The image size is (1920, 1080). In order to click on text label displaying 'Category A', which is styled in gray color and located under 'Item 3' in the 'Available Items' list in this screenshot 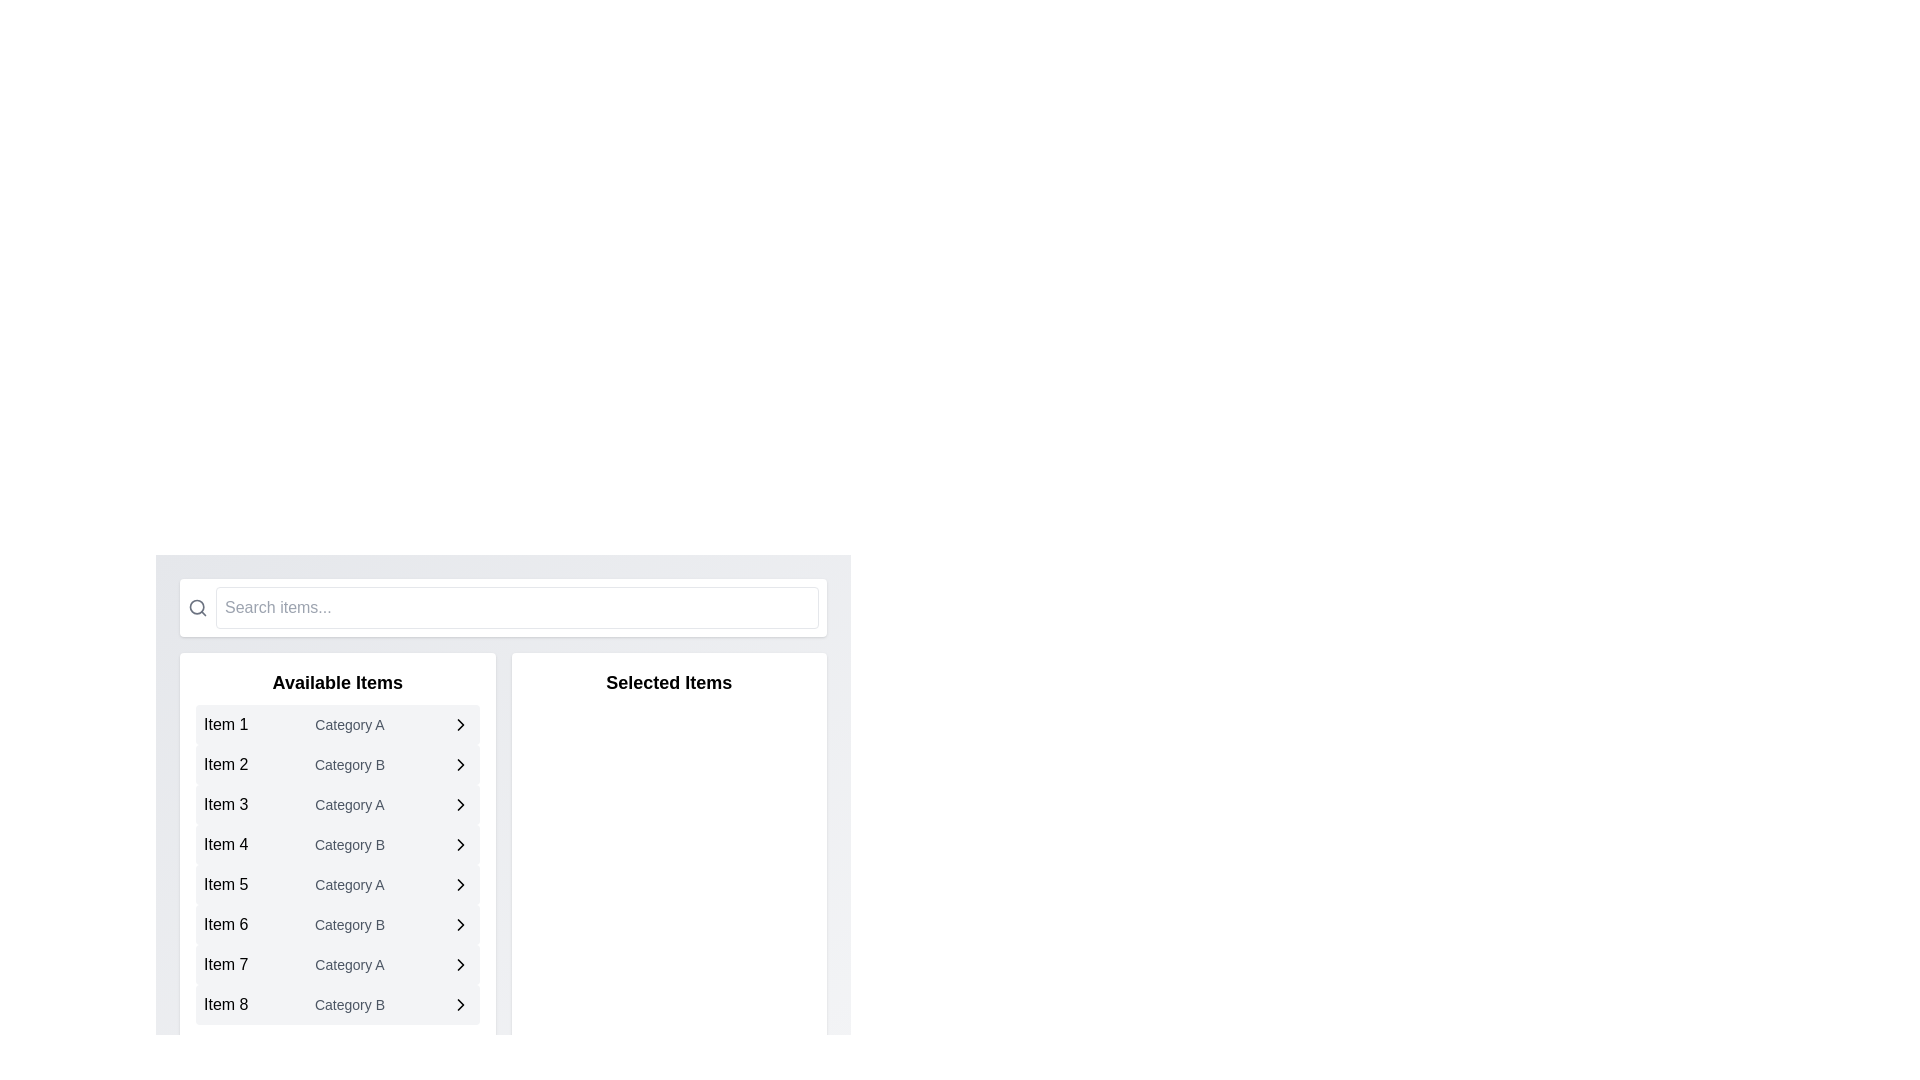, I will do `click(350, 804)`.